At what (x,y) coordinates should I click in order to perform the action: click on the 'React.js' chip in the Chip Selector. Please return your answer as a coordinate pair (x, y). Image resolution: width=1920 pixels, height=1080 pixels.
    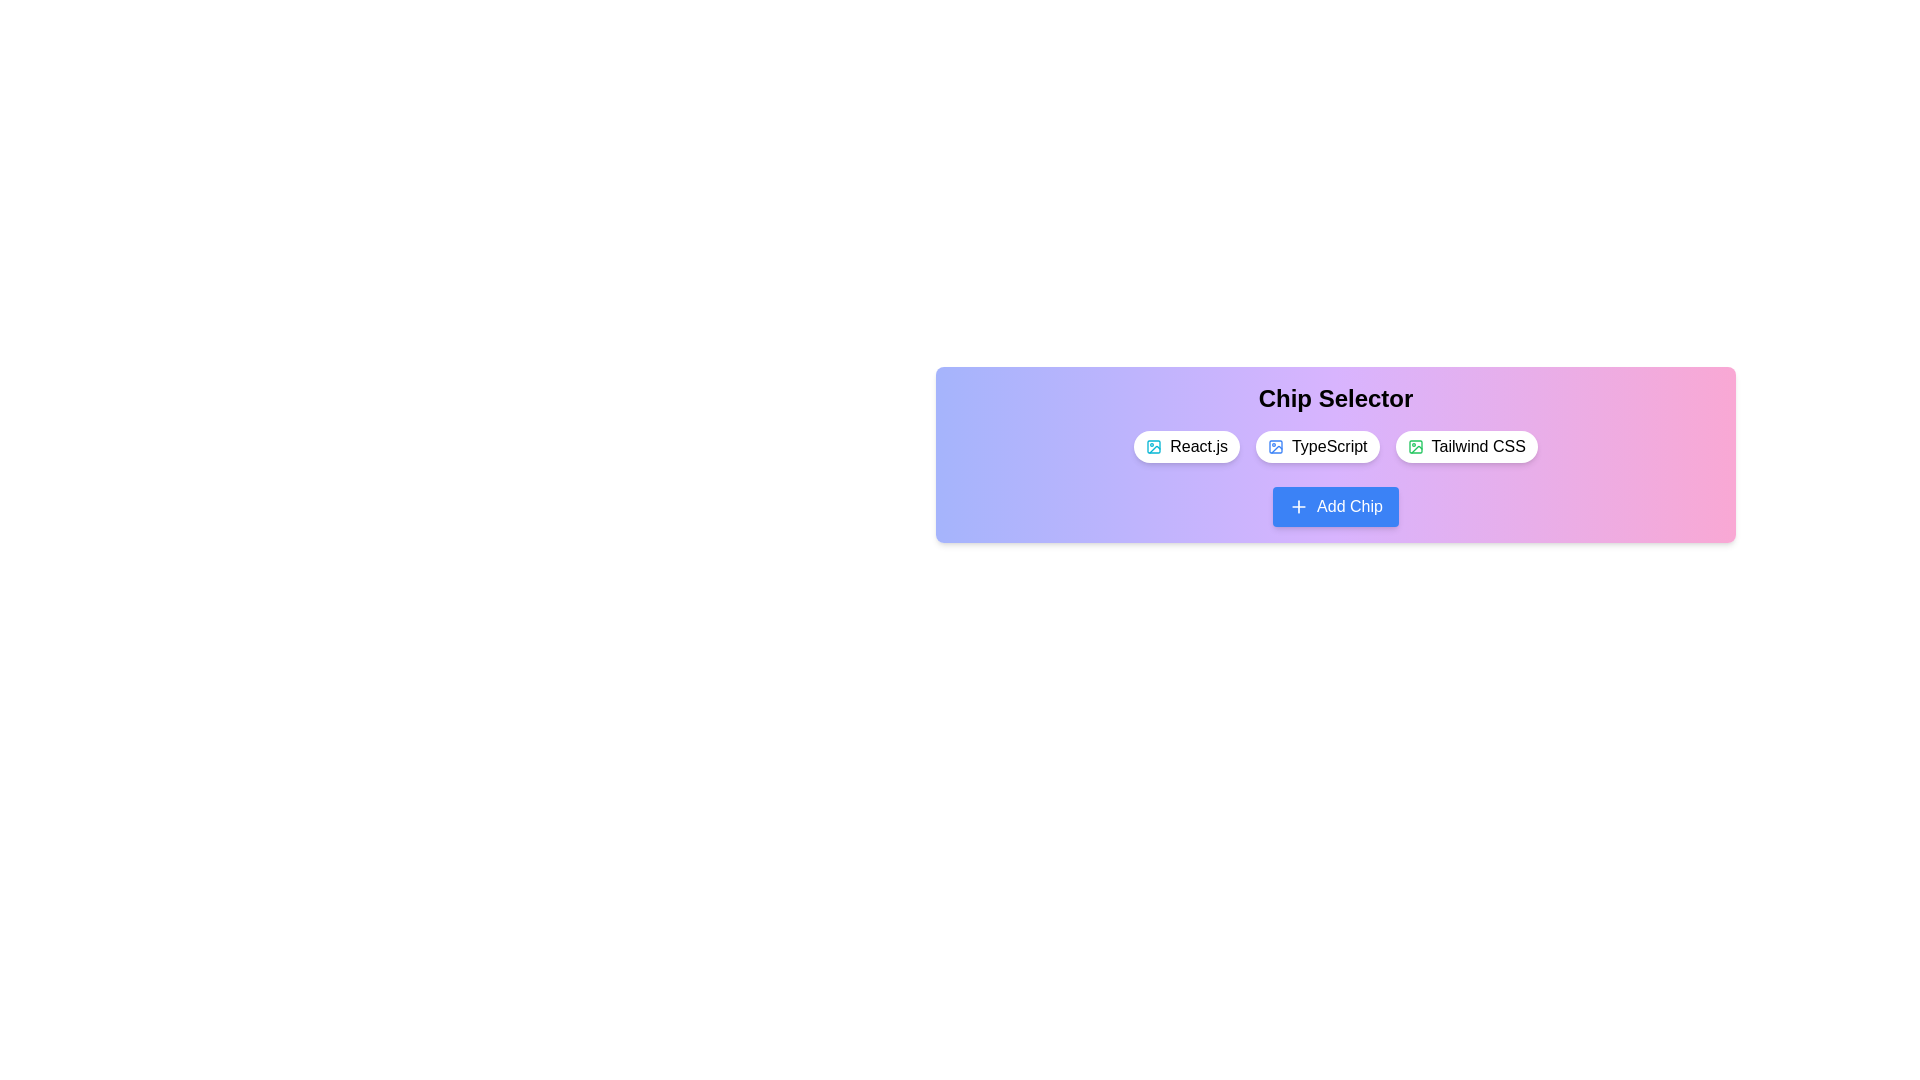
    Looking at the image, I should click on (1187, 446).